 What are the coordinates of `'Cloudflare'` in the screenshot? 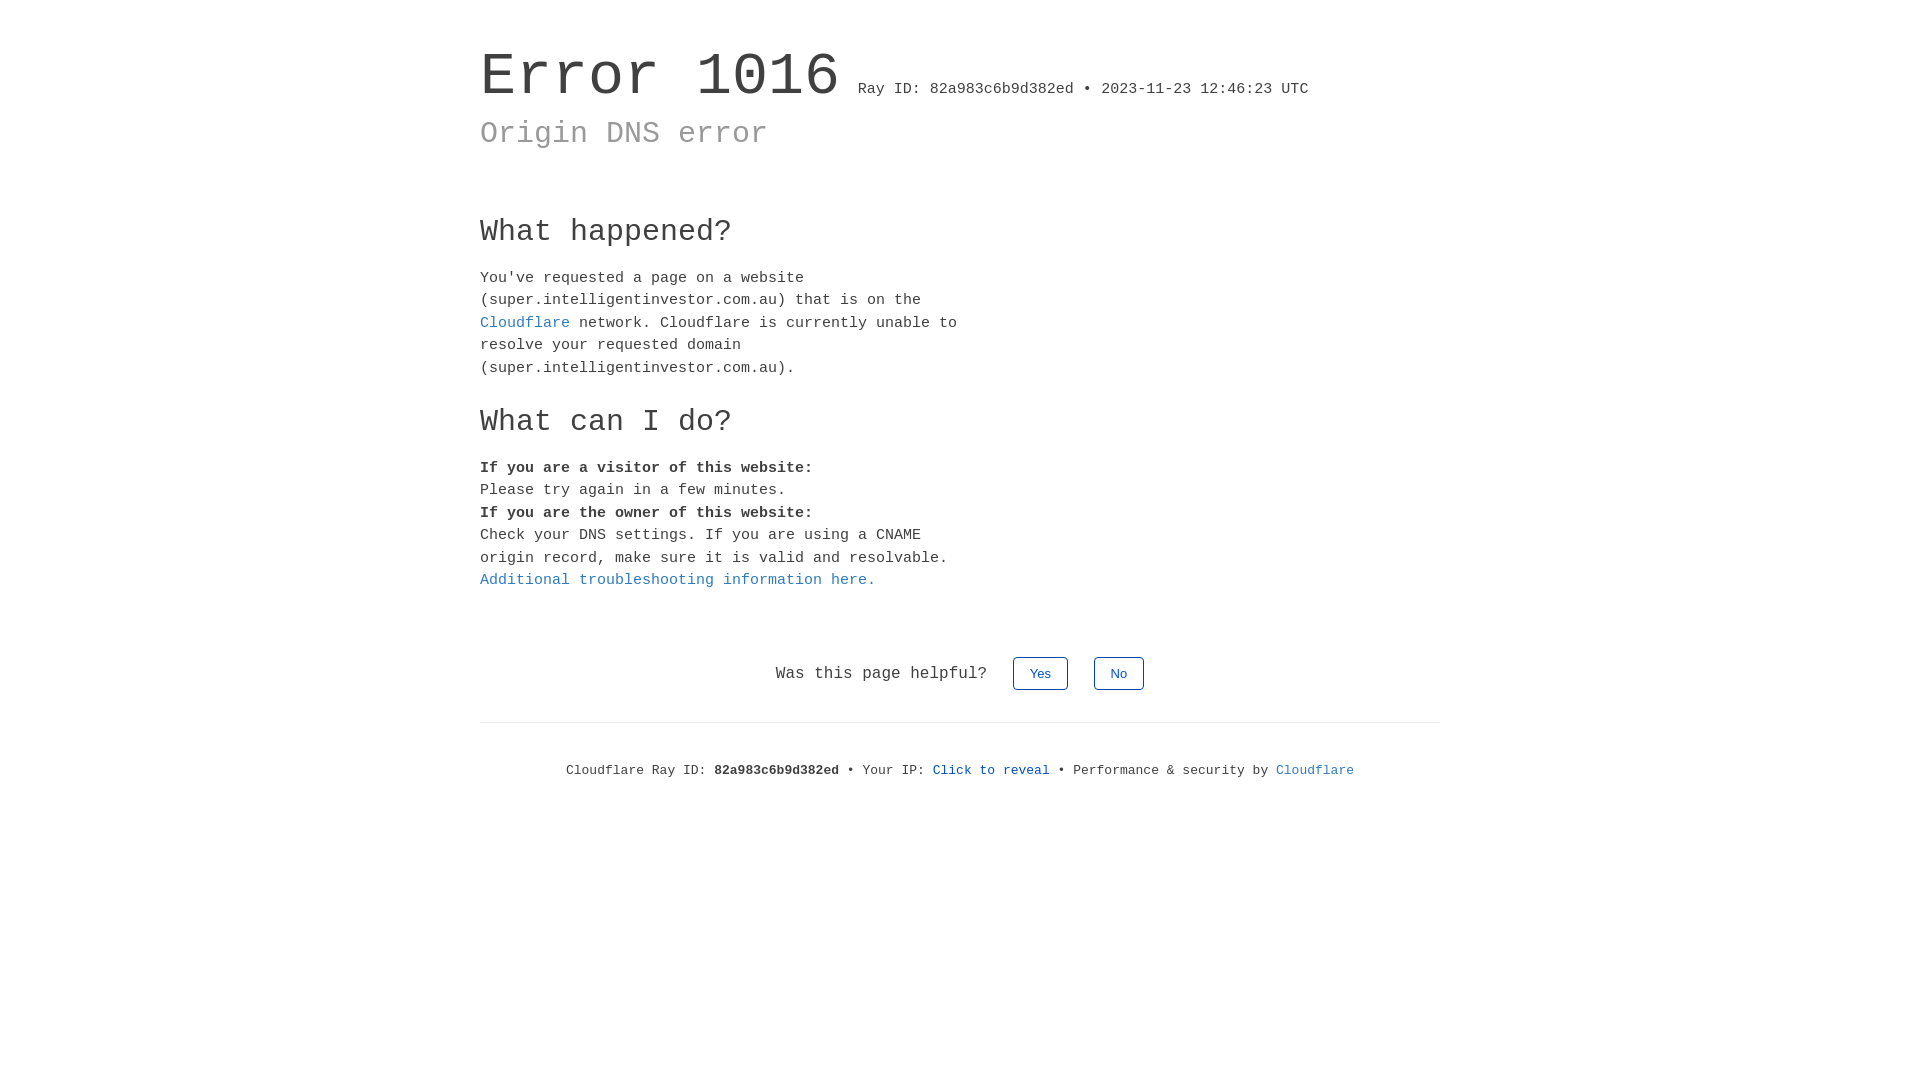 It's located at (1315, 768).